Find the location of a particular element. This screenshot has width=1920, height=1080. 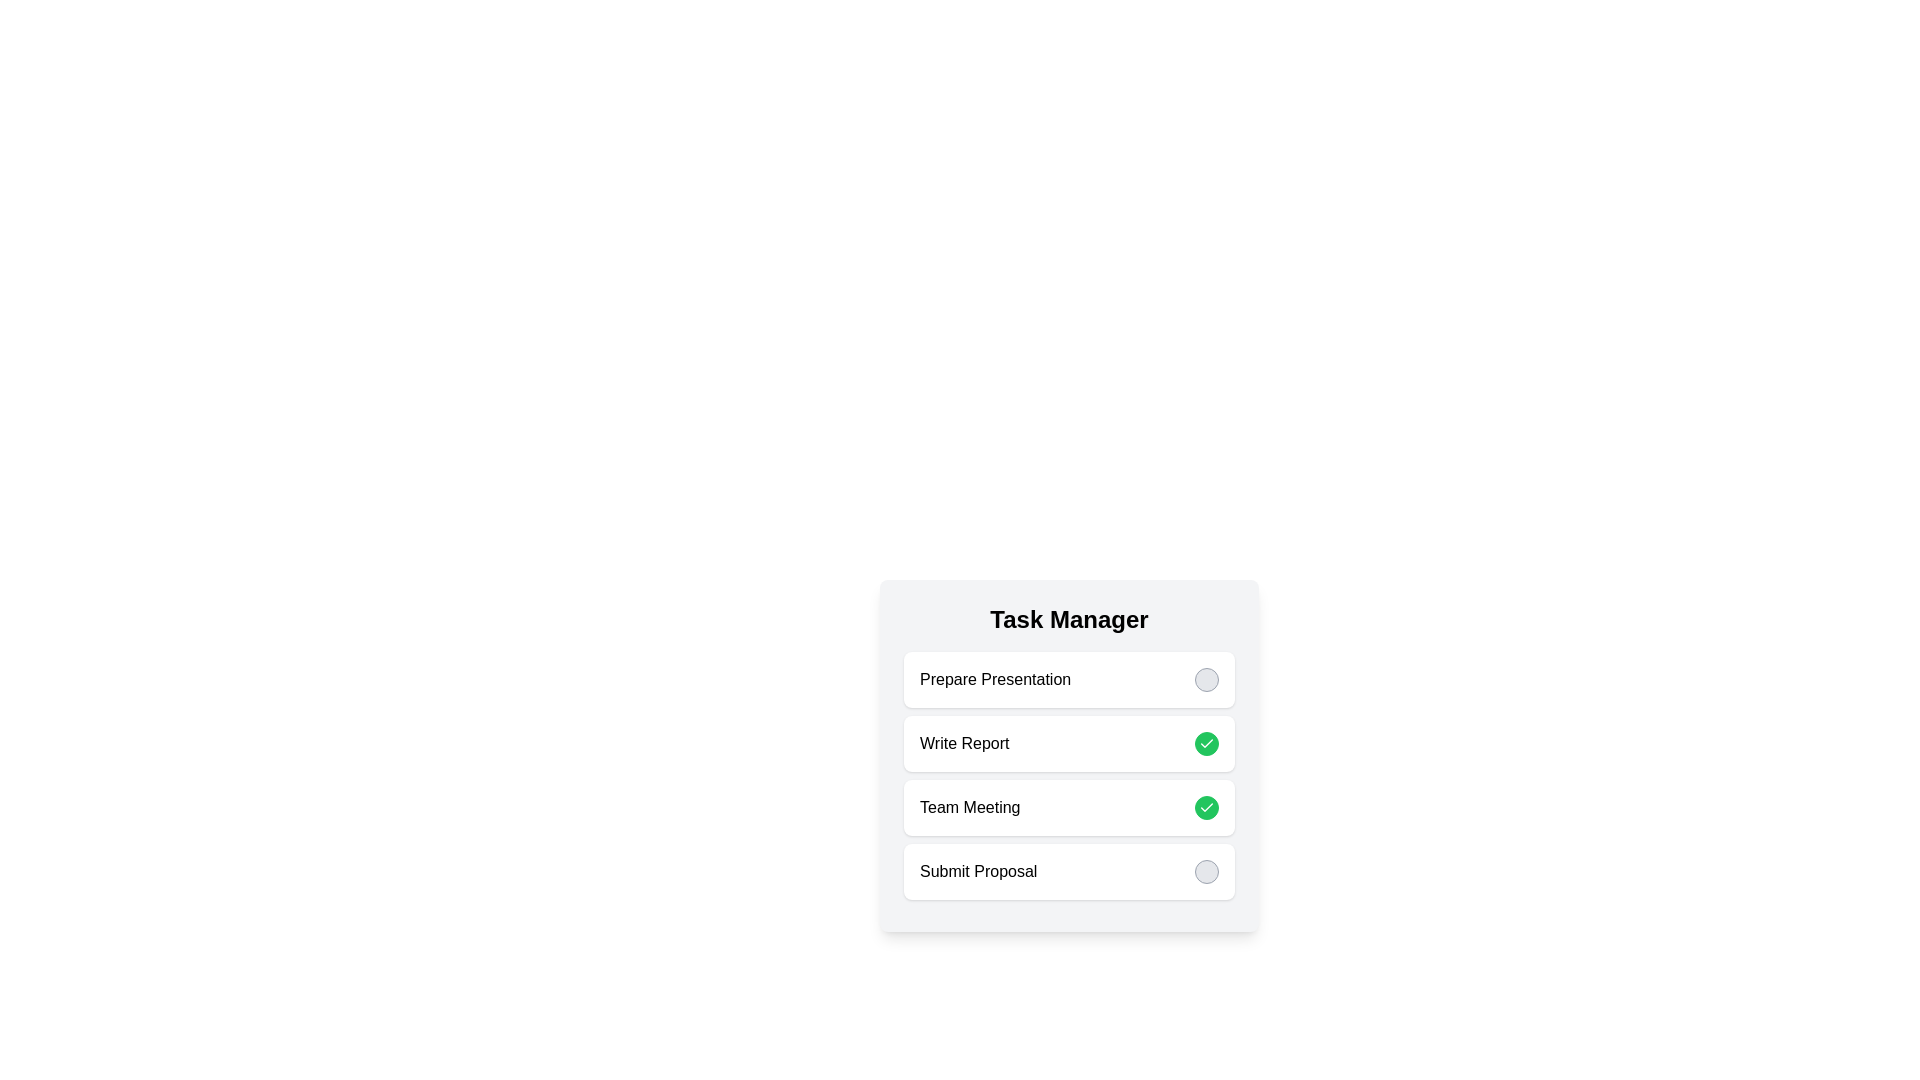

the task name Submit Proposal to select it is located at coordinates (978, 870).